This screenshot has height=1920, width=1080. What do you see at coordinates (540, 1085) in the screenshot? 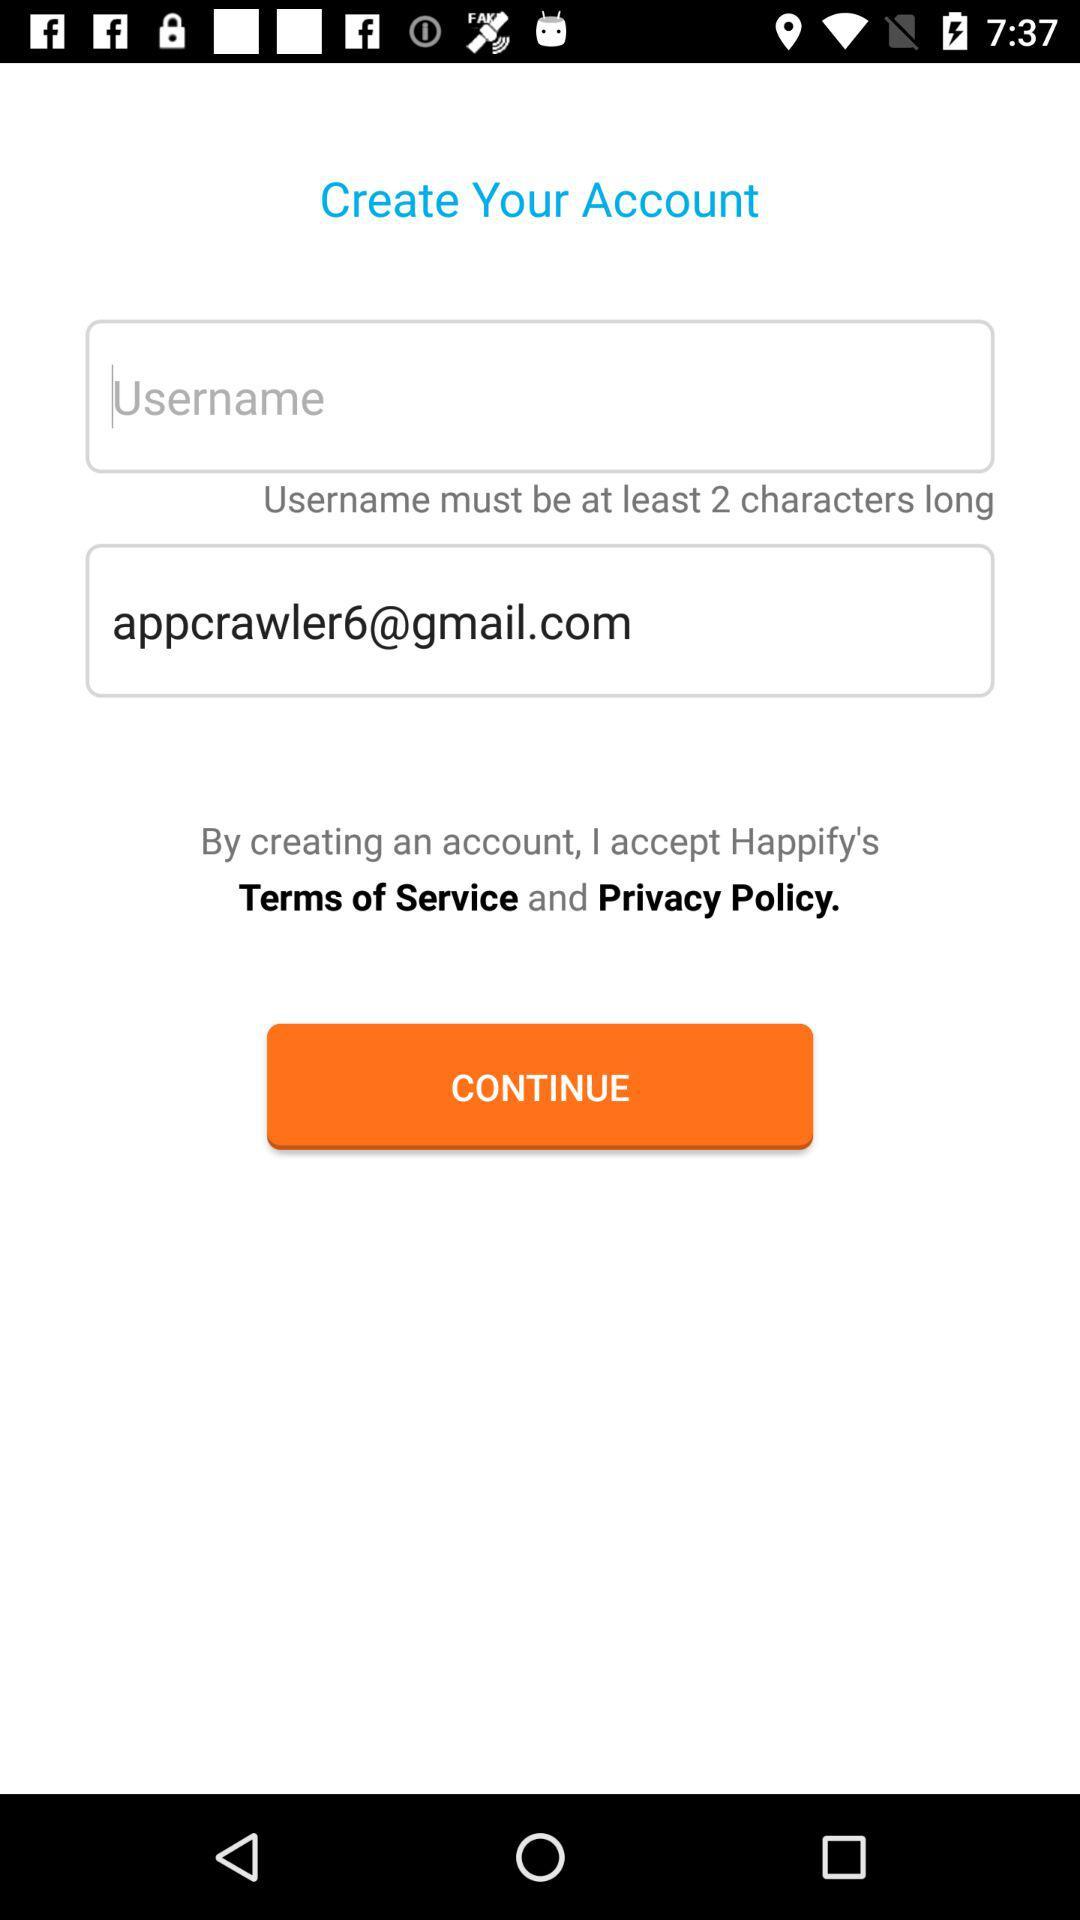
I see `continue` at bounding box center [540, 1085].